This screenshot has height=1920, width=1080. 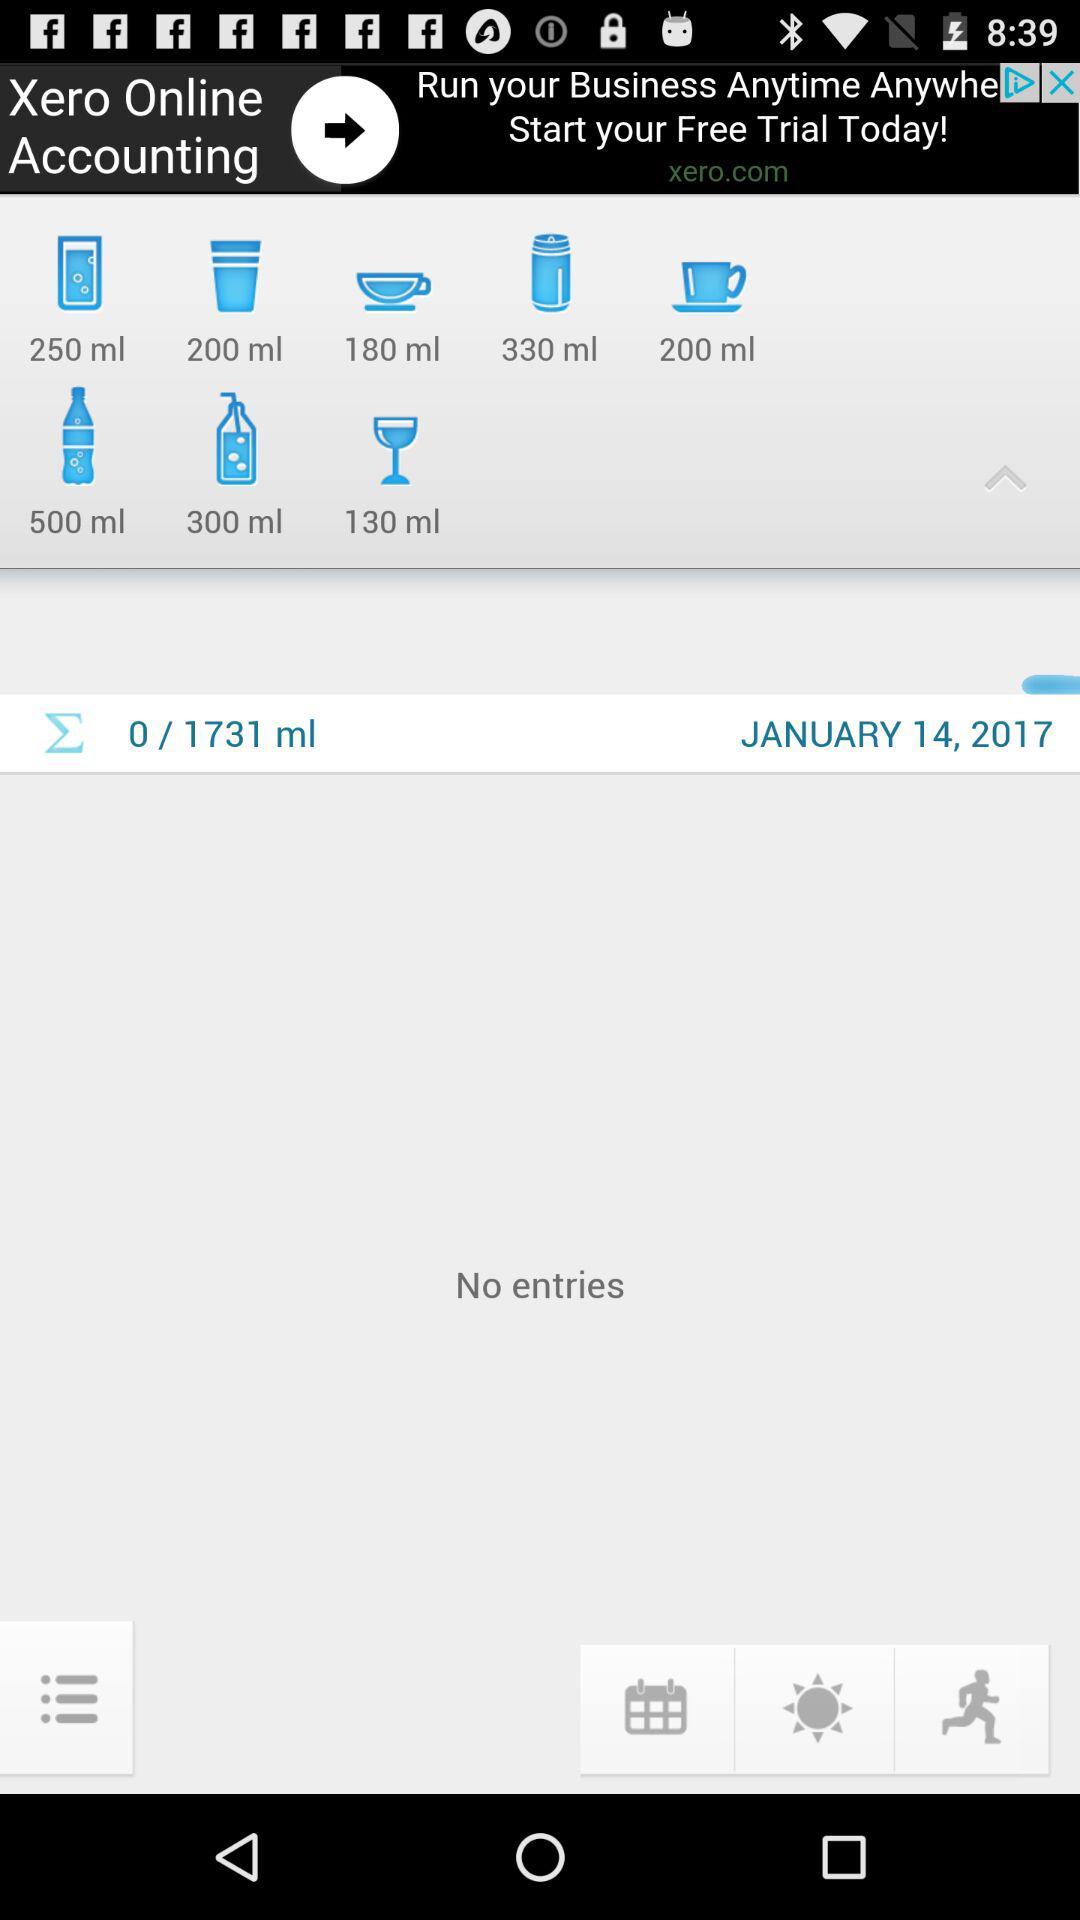 I want to click on the weather icon, so click(x=814, y=1826).